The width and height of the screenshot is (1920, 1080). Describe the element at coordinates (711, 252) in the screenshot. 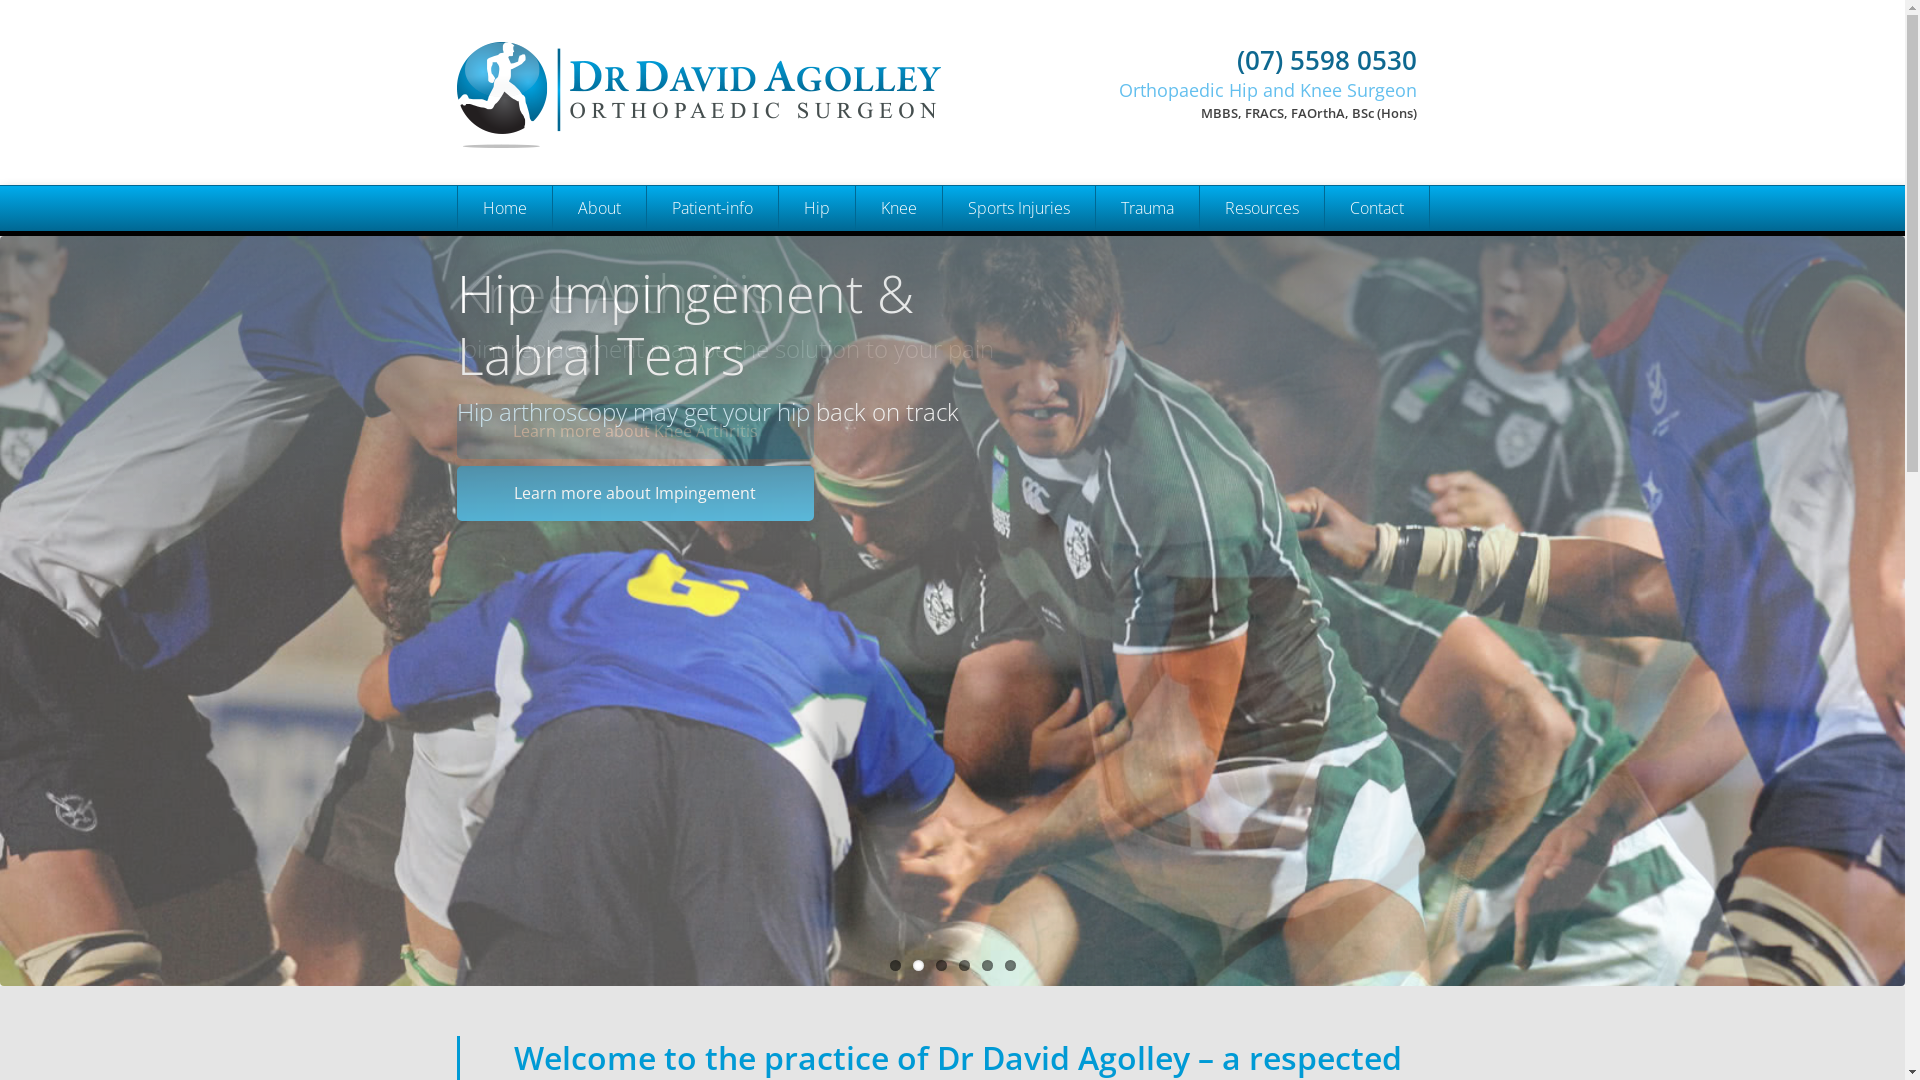

I see `'FAQ'` at that location.